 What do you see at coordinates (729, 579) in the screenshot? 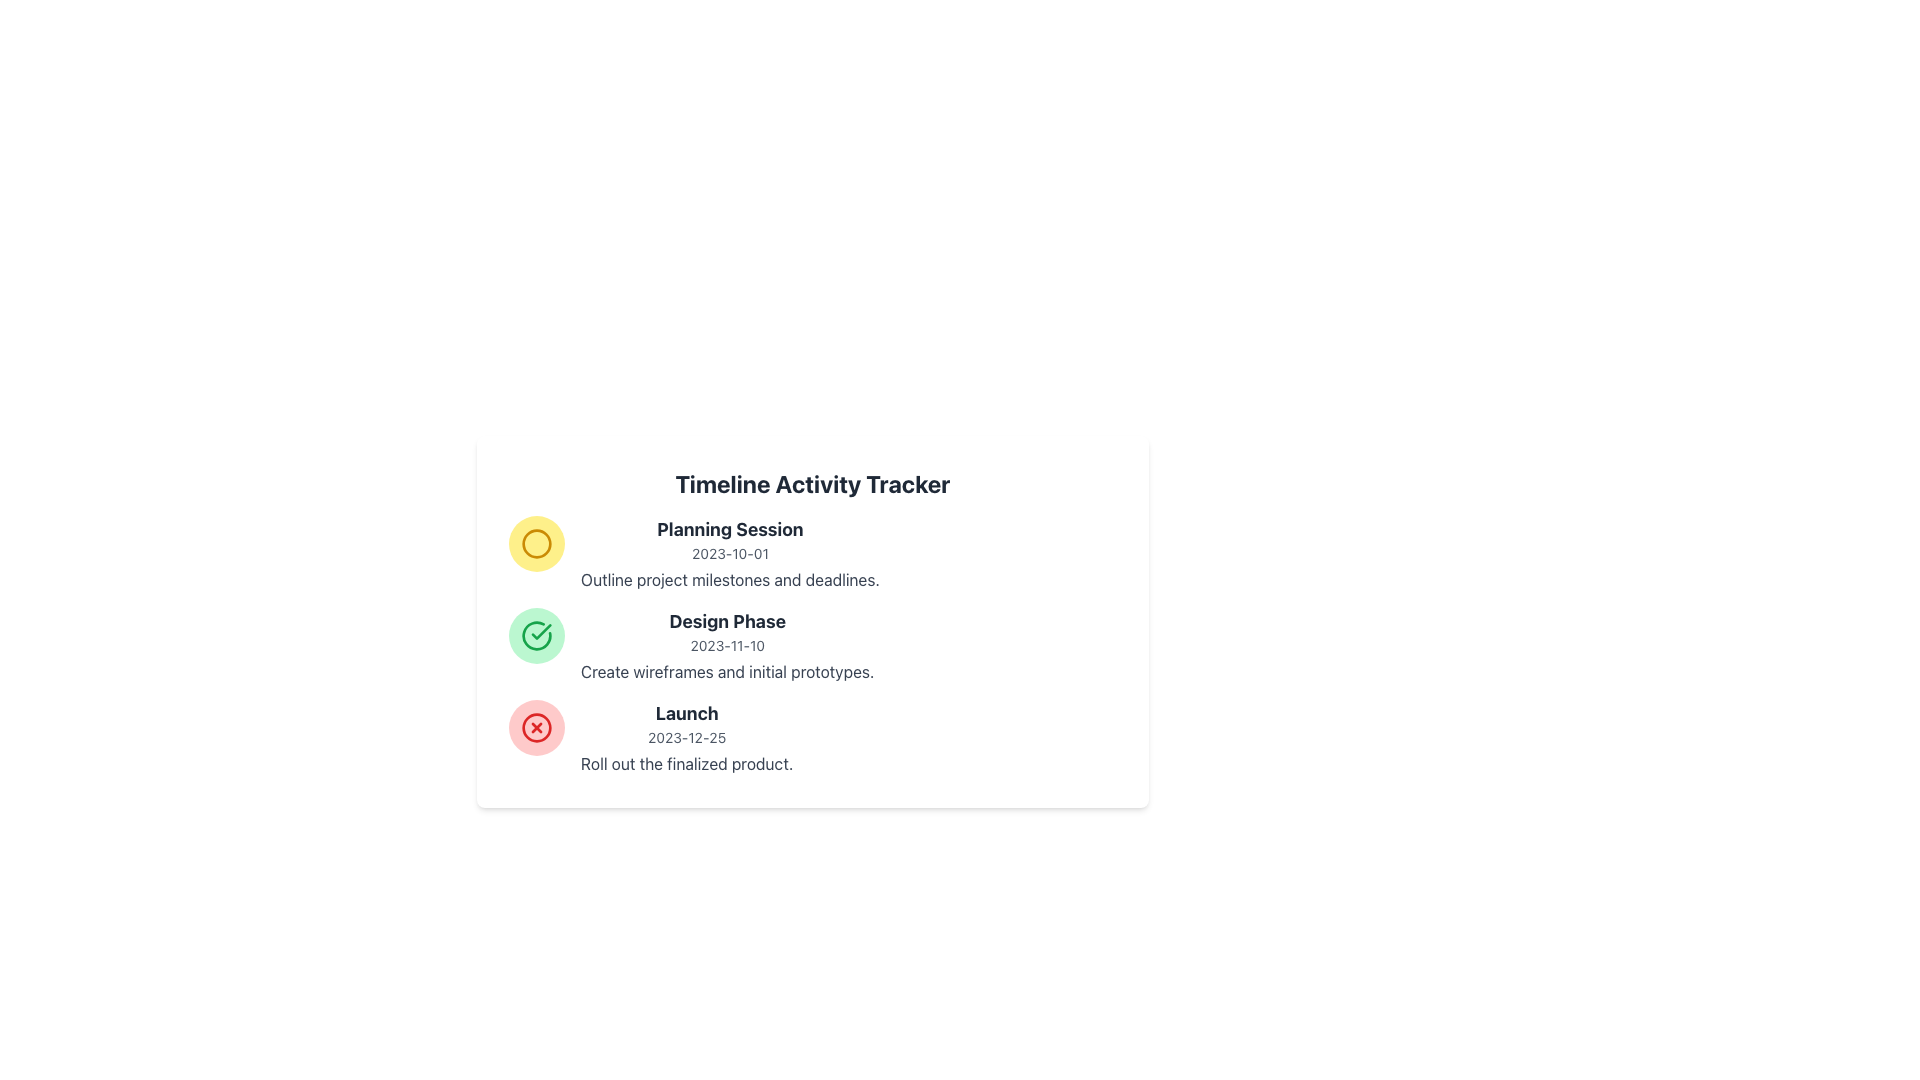
I see `the text component containing the phrase 'Outline project milestones and deadlines.' which is styled in gray and located below '2023-10-01' and 'Planning Session'` at bounding box center [729, 579].